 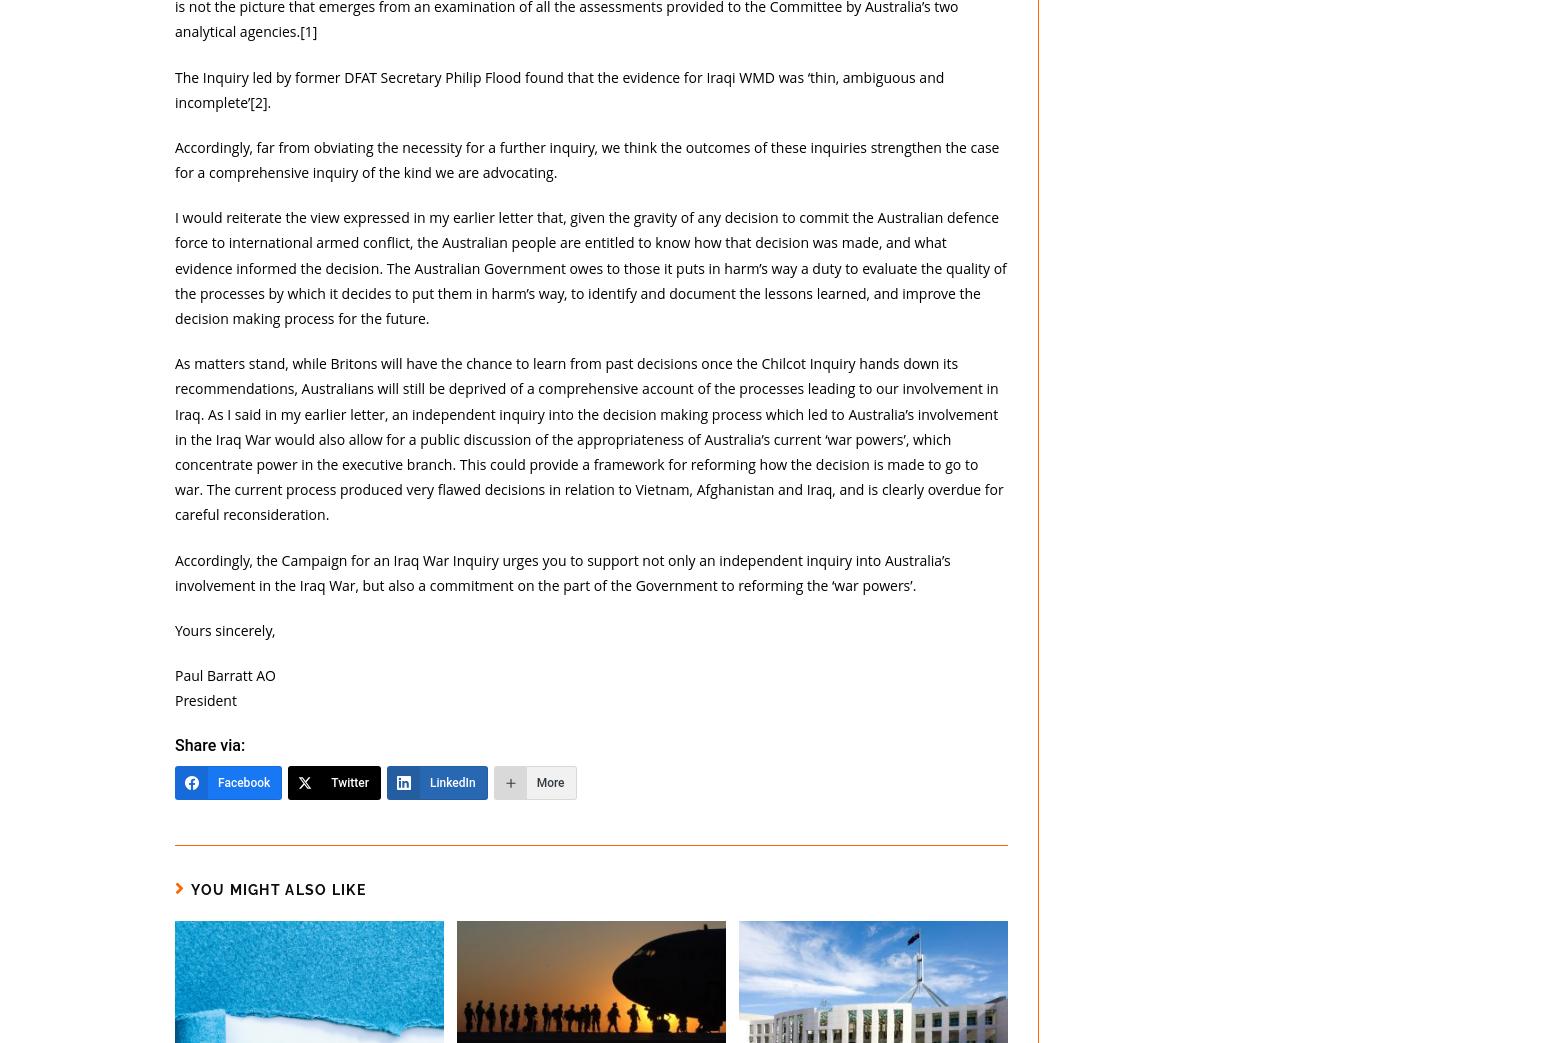 I want to click on 'The Inquiry led by former DFAT Secretary Philip Flood found that the evidence for Iraqi WMD was ‘thin, ambiguous and incomplete’[2].', so click(x=559, y=88).